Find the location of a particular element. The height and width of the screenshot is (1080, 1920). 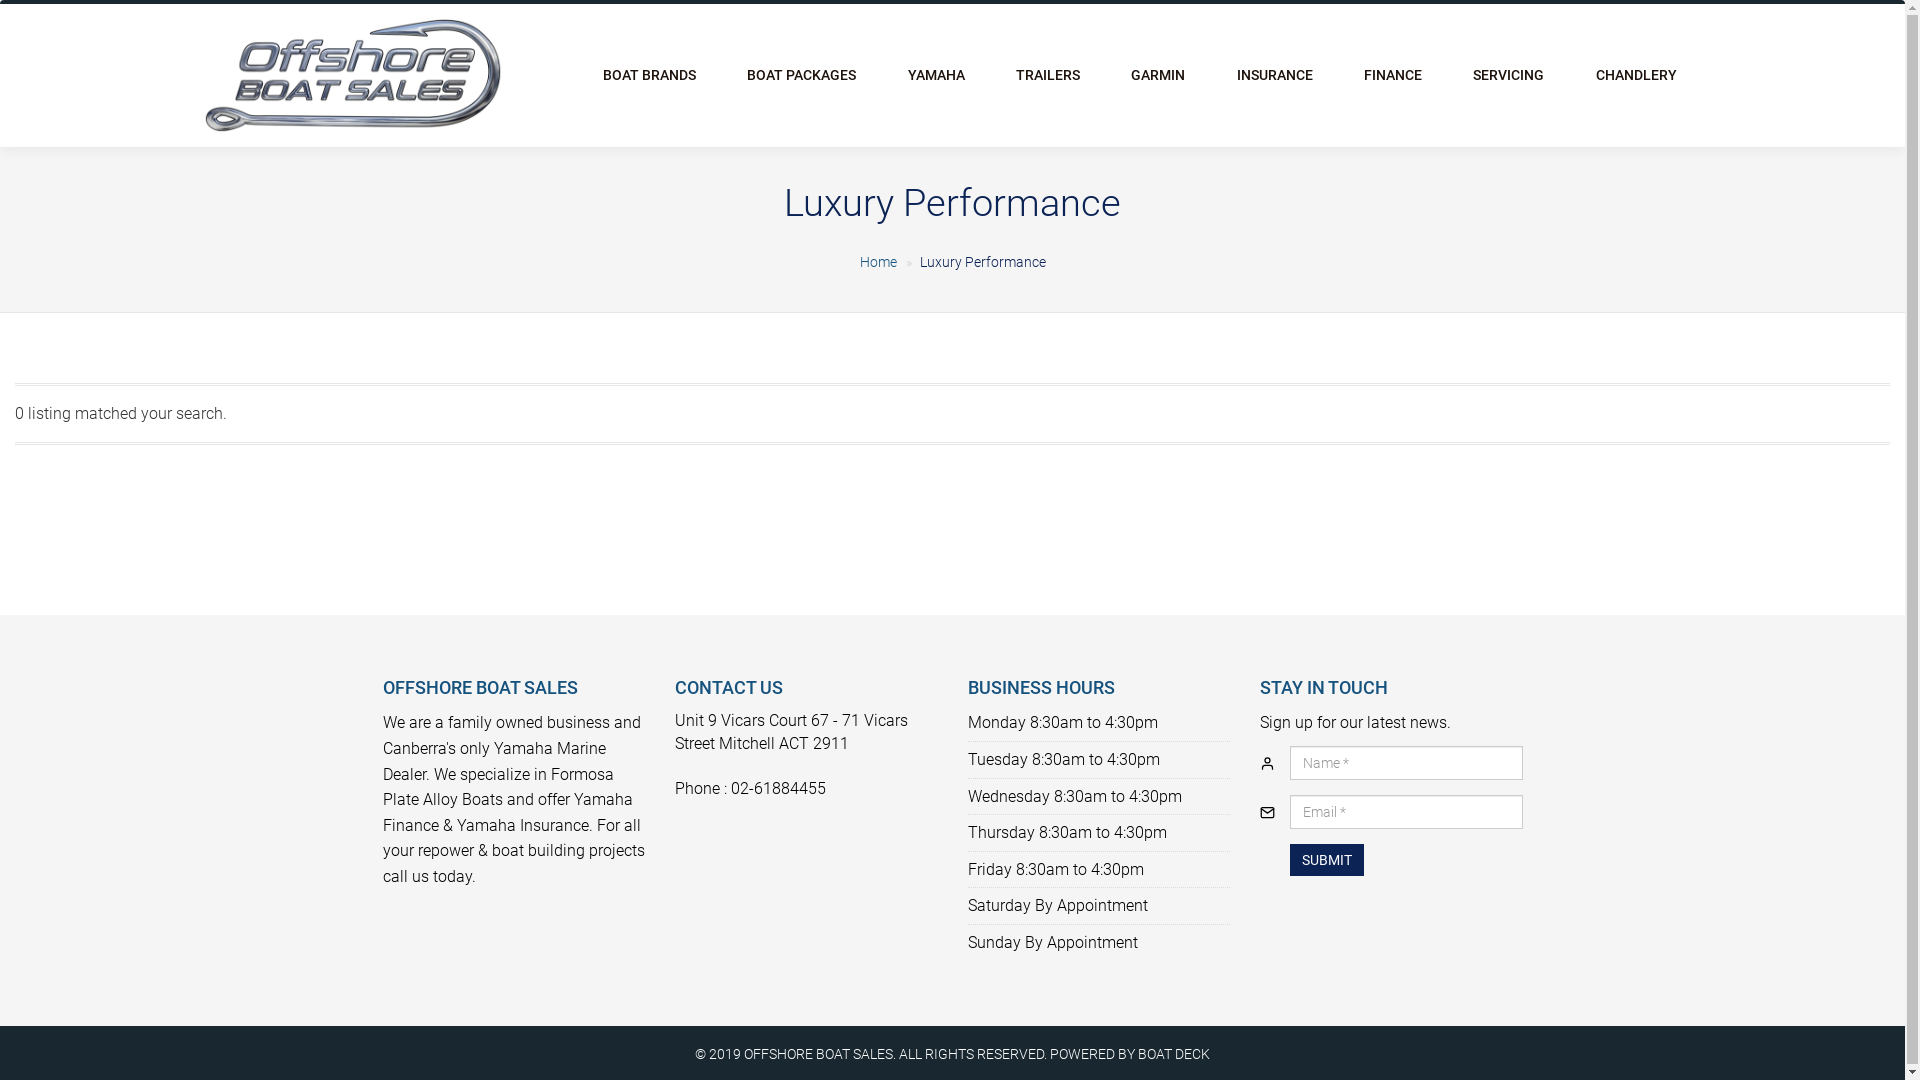

'CHANDLERY' is located at coordinates (1636, 74).